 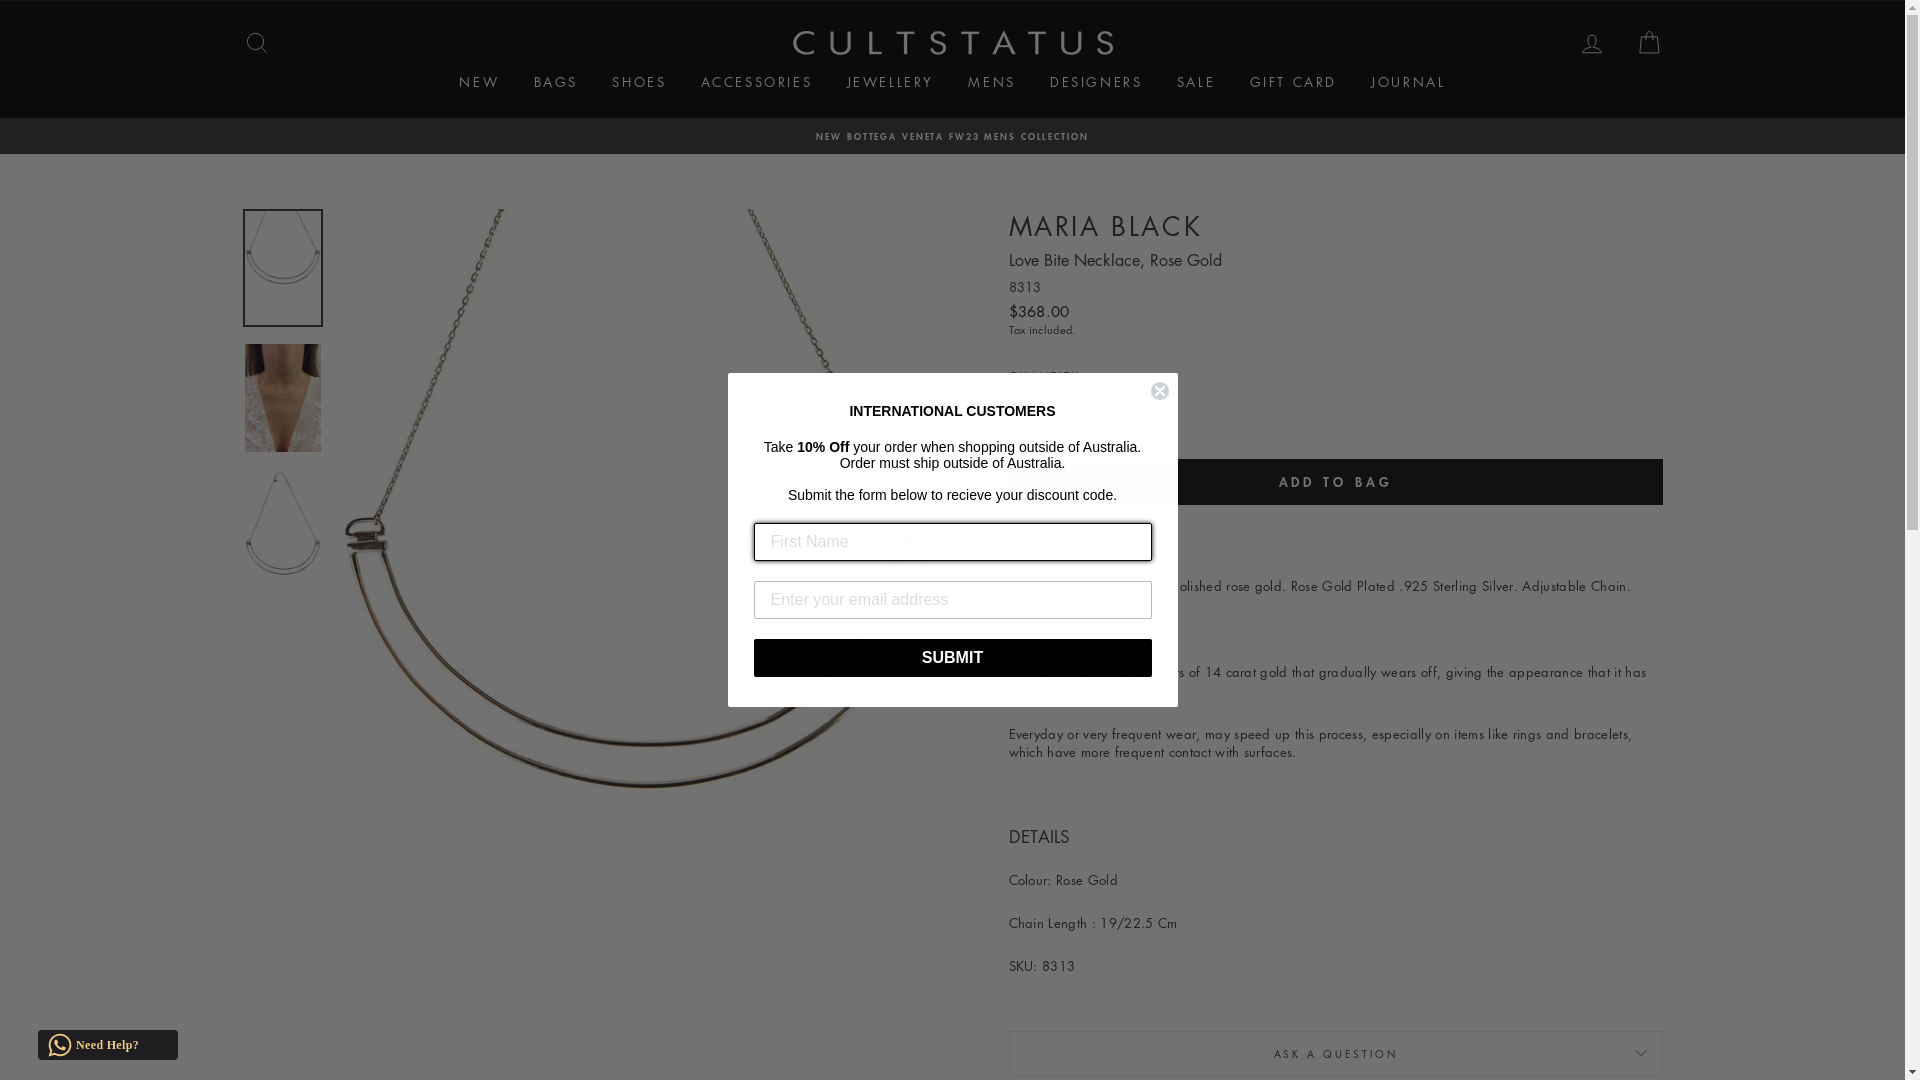 What do you see at coordinates (1591, 43) in the screenshot?
I see `'LOG IN'` at bounding box center [1591, 43].